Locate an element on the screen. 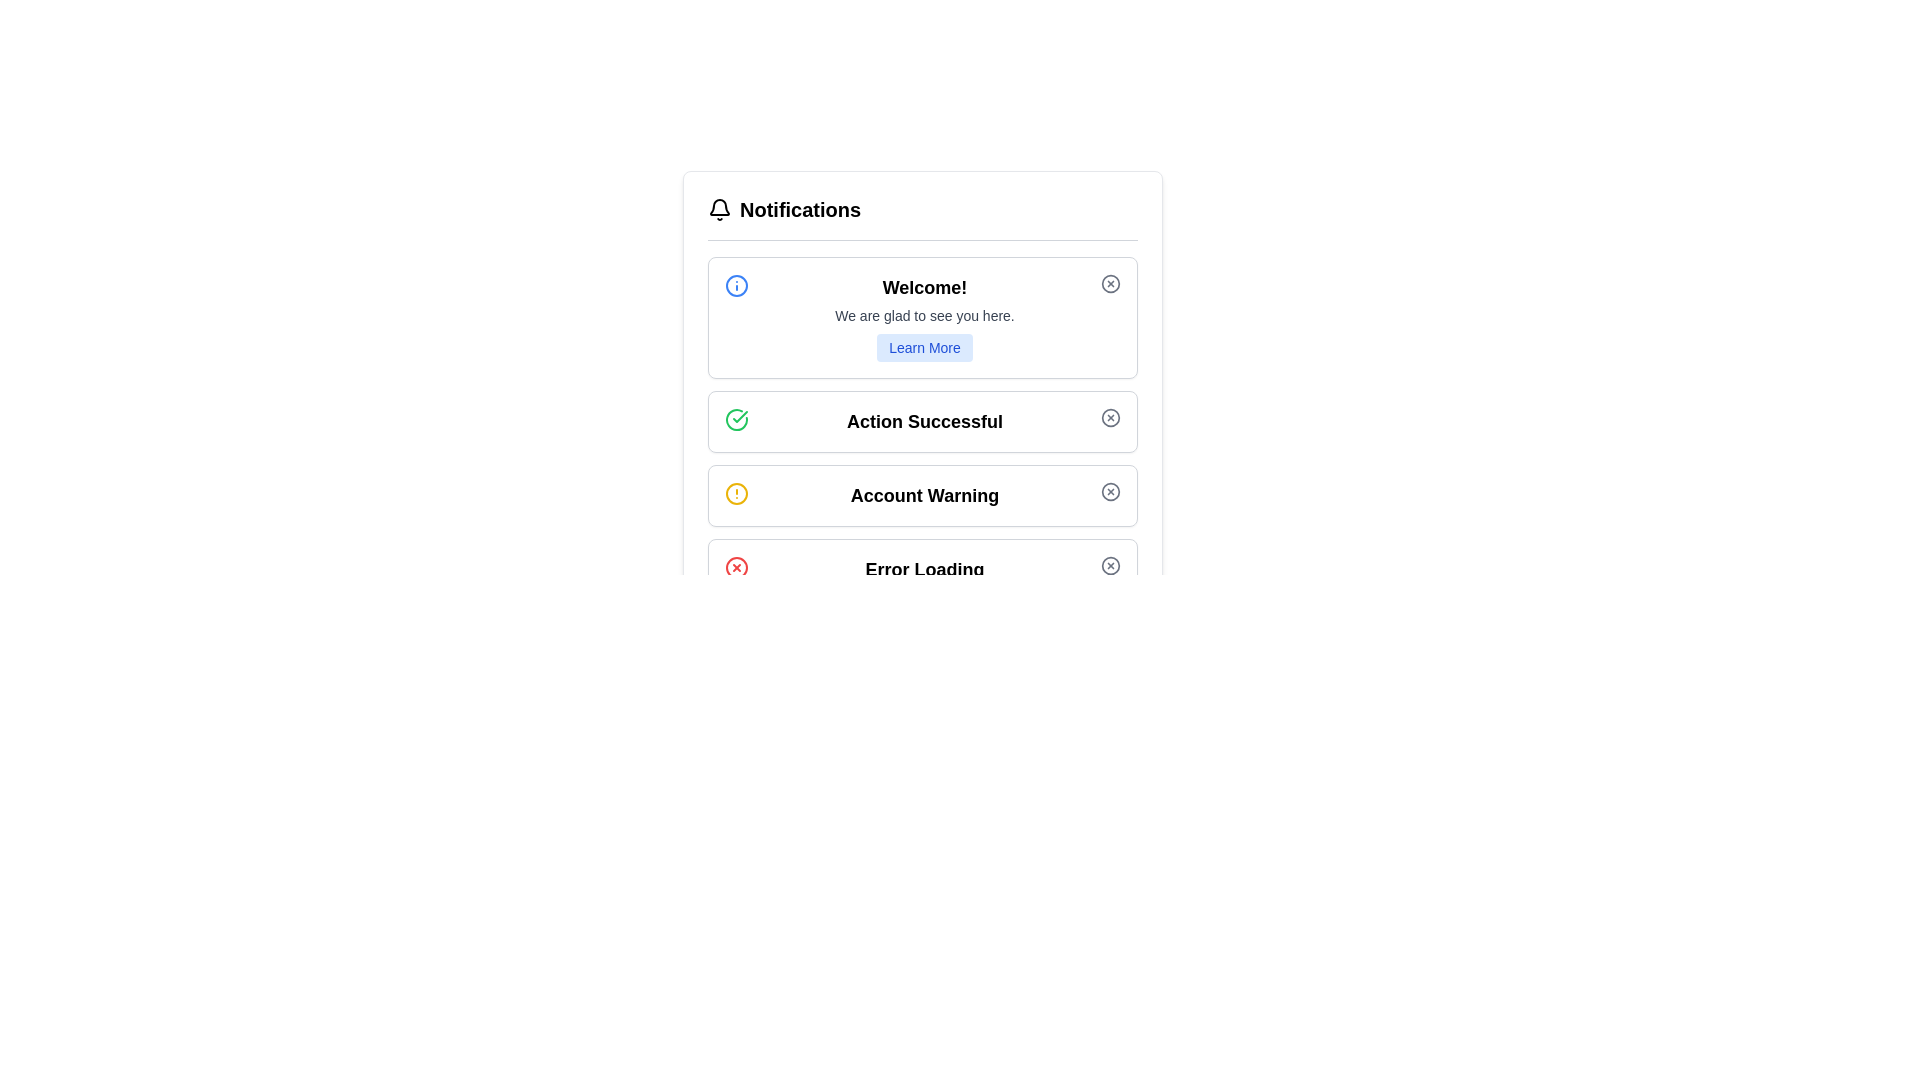  the red-colored icon located to the left of the 'Error Loading' text in the bottom row of the notification list is located at coordinates (736, 567).